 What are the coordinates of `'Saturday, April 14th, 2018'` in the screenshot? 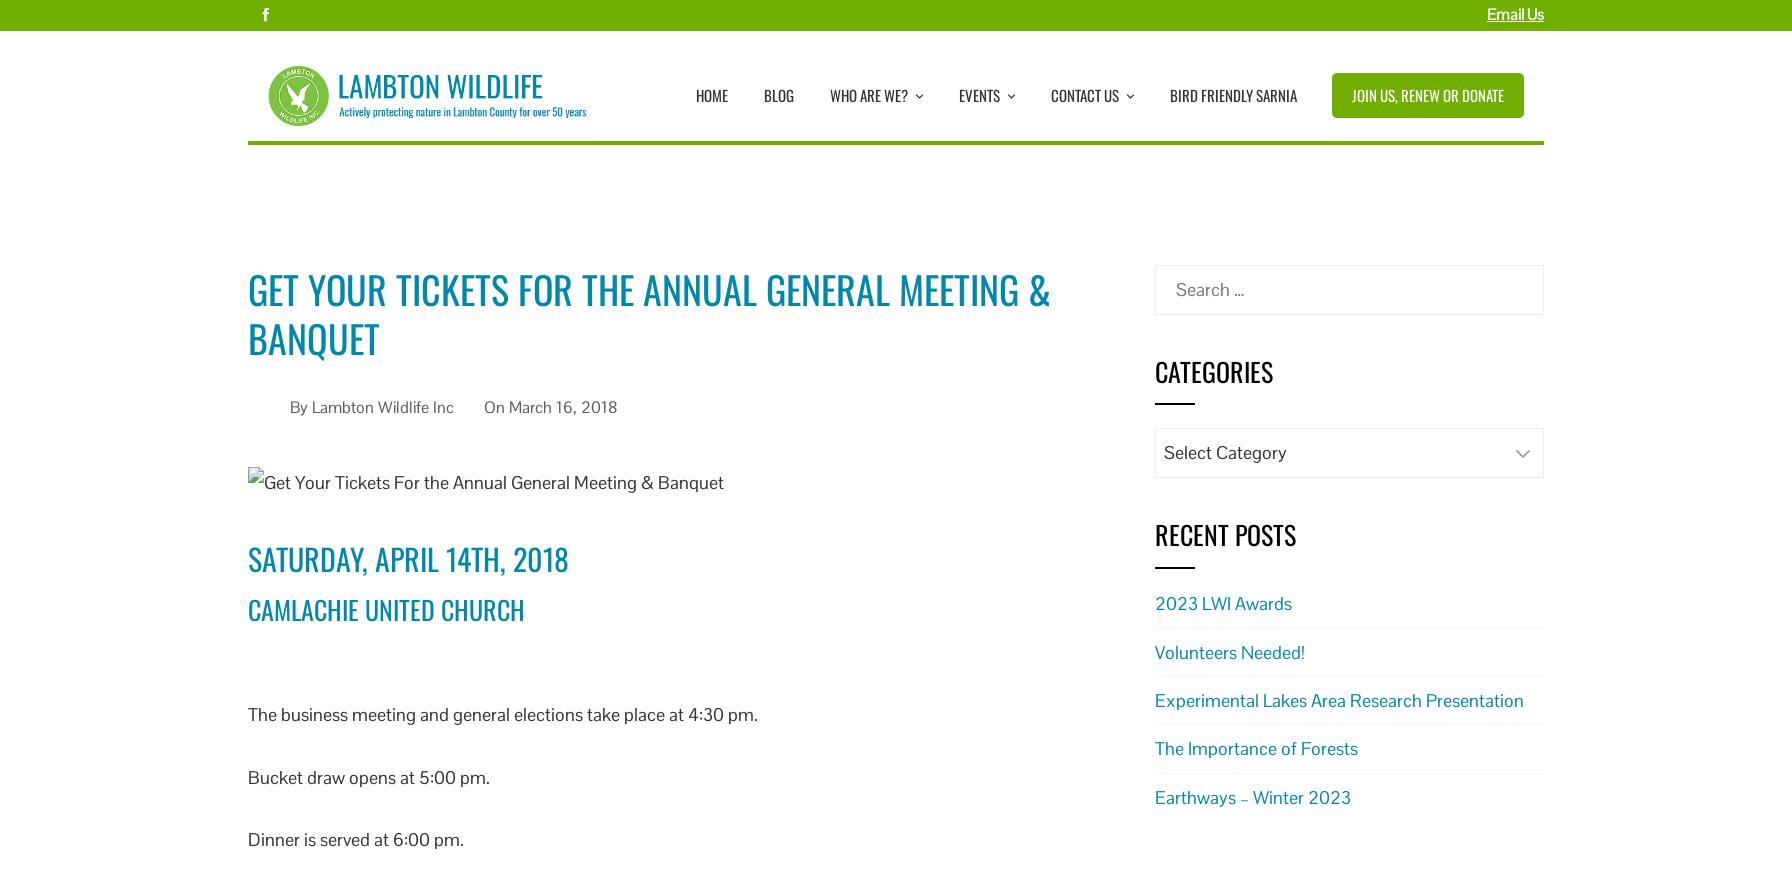 It's located at (408, 557).